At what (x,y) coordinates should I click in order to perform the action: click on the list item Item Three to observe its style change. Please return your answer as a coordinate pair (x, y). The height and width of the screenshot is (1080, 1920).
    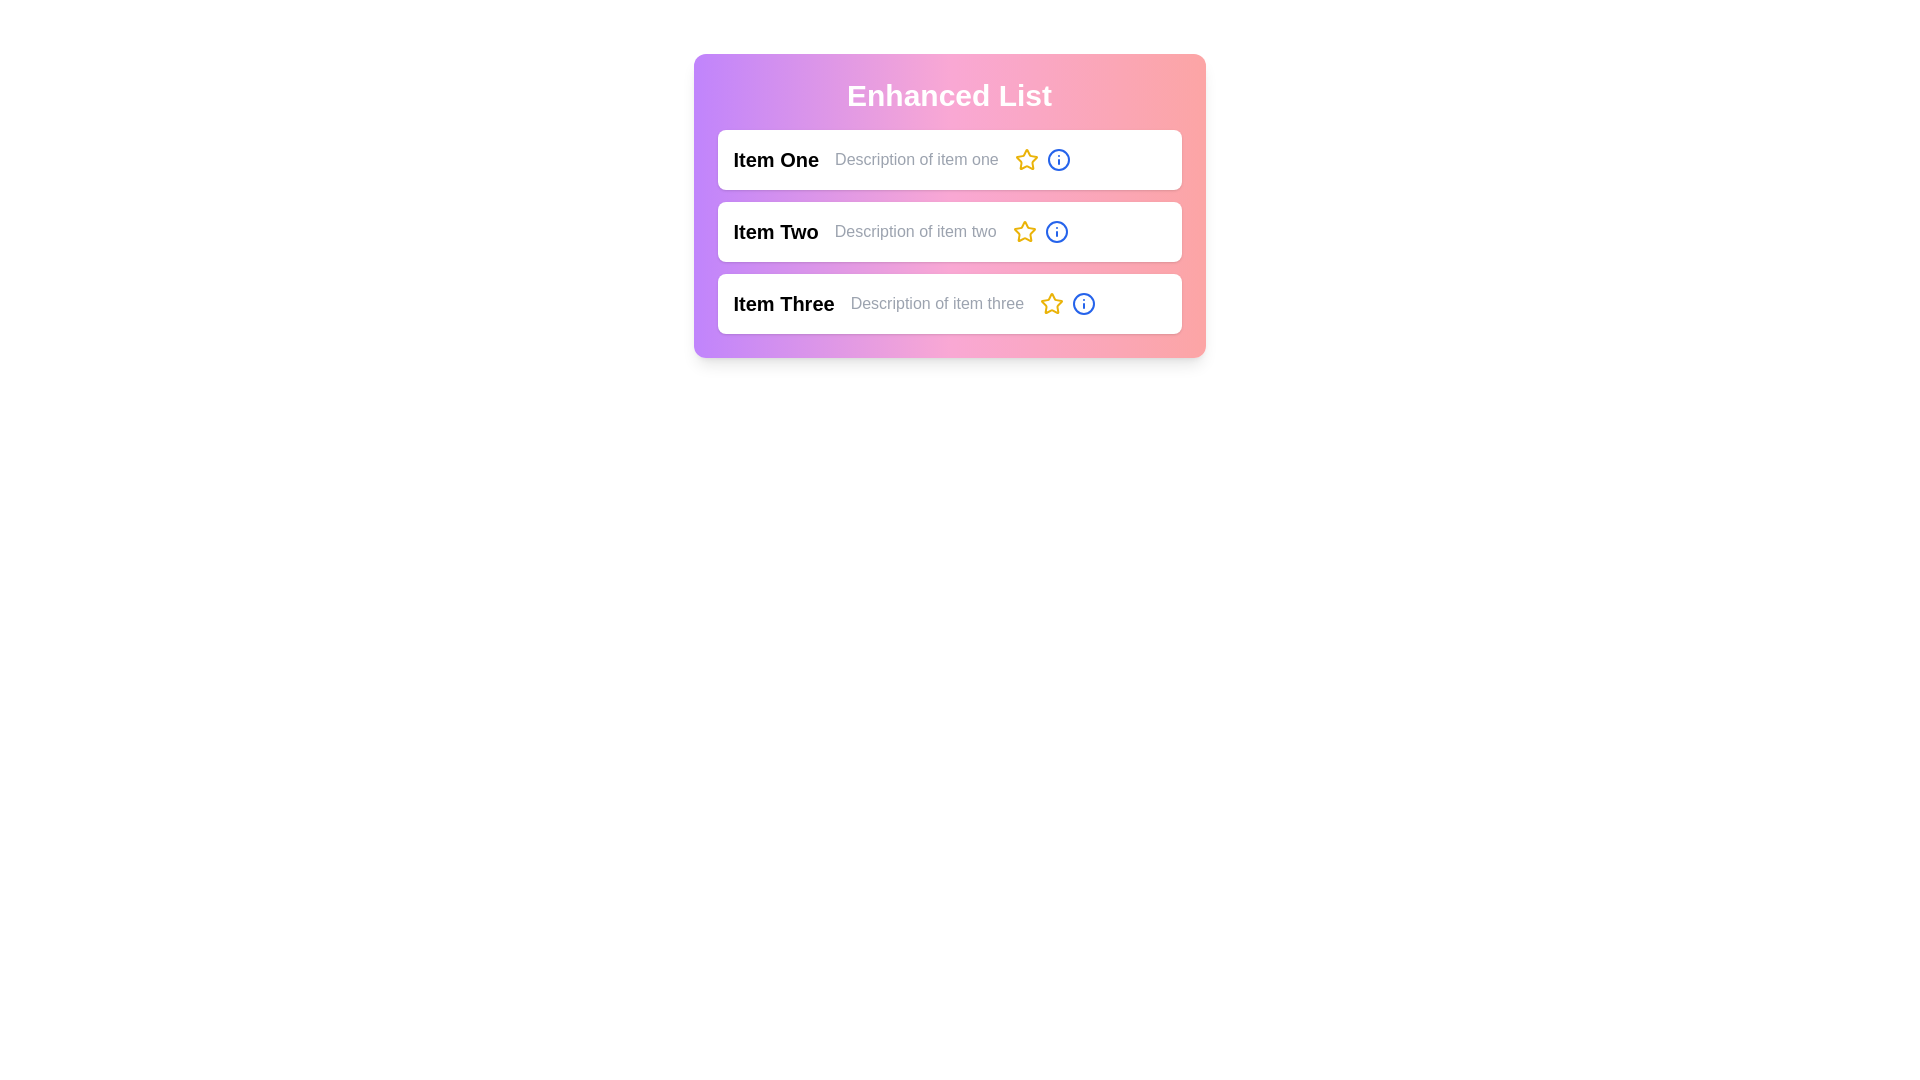
    Looking at the image, I should click on (948, 304).